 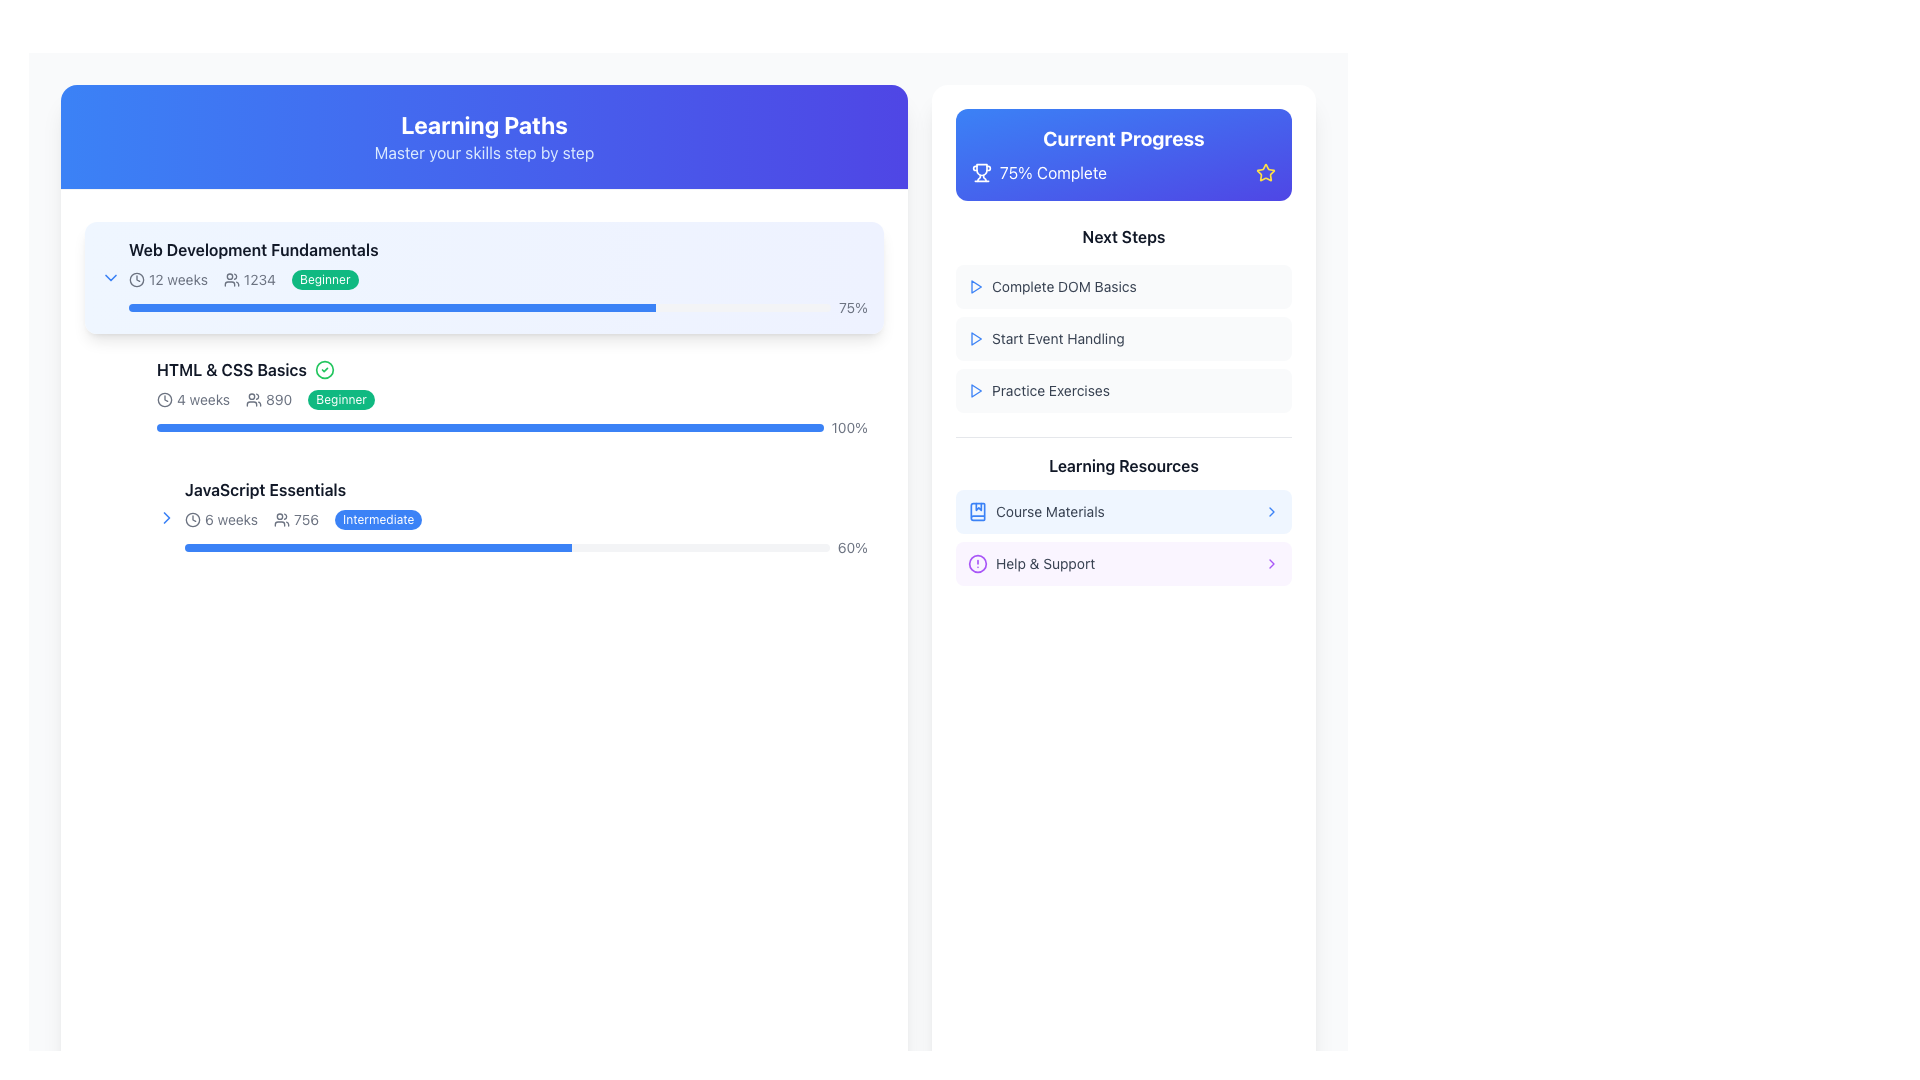 I want to click on the List item labeled 'Start Event Handling.' located in the 'Current Progress' sidebar under 'Next Steps', so click(x=1123, y=338).